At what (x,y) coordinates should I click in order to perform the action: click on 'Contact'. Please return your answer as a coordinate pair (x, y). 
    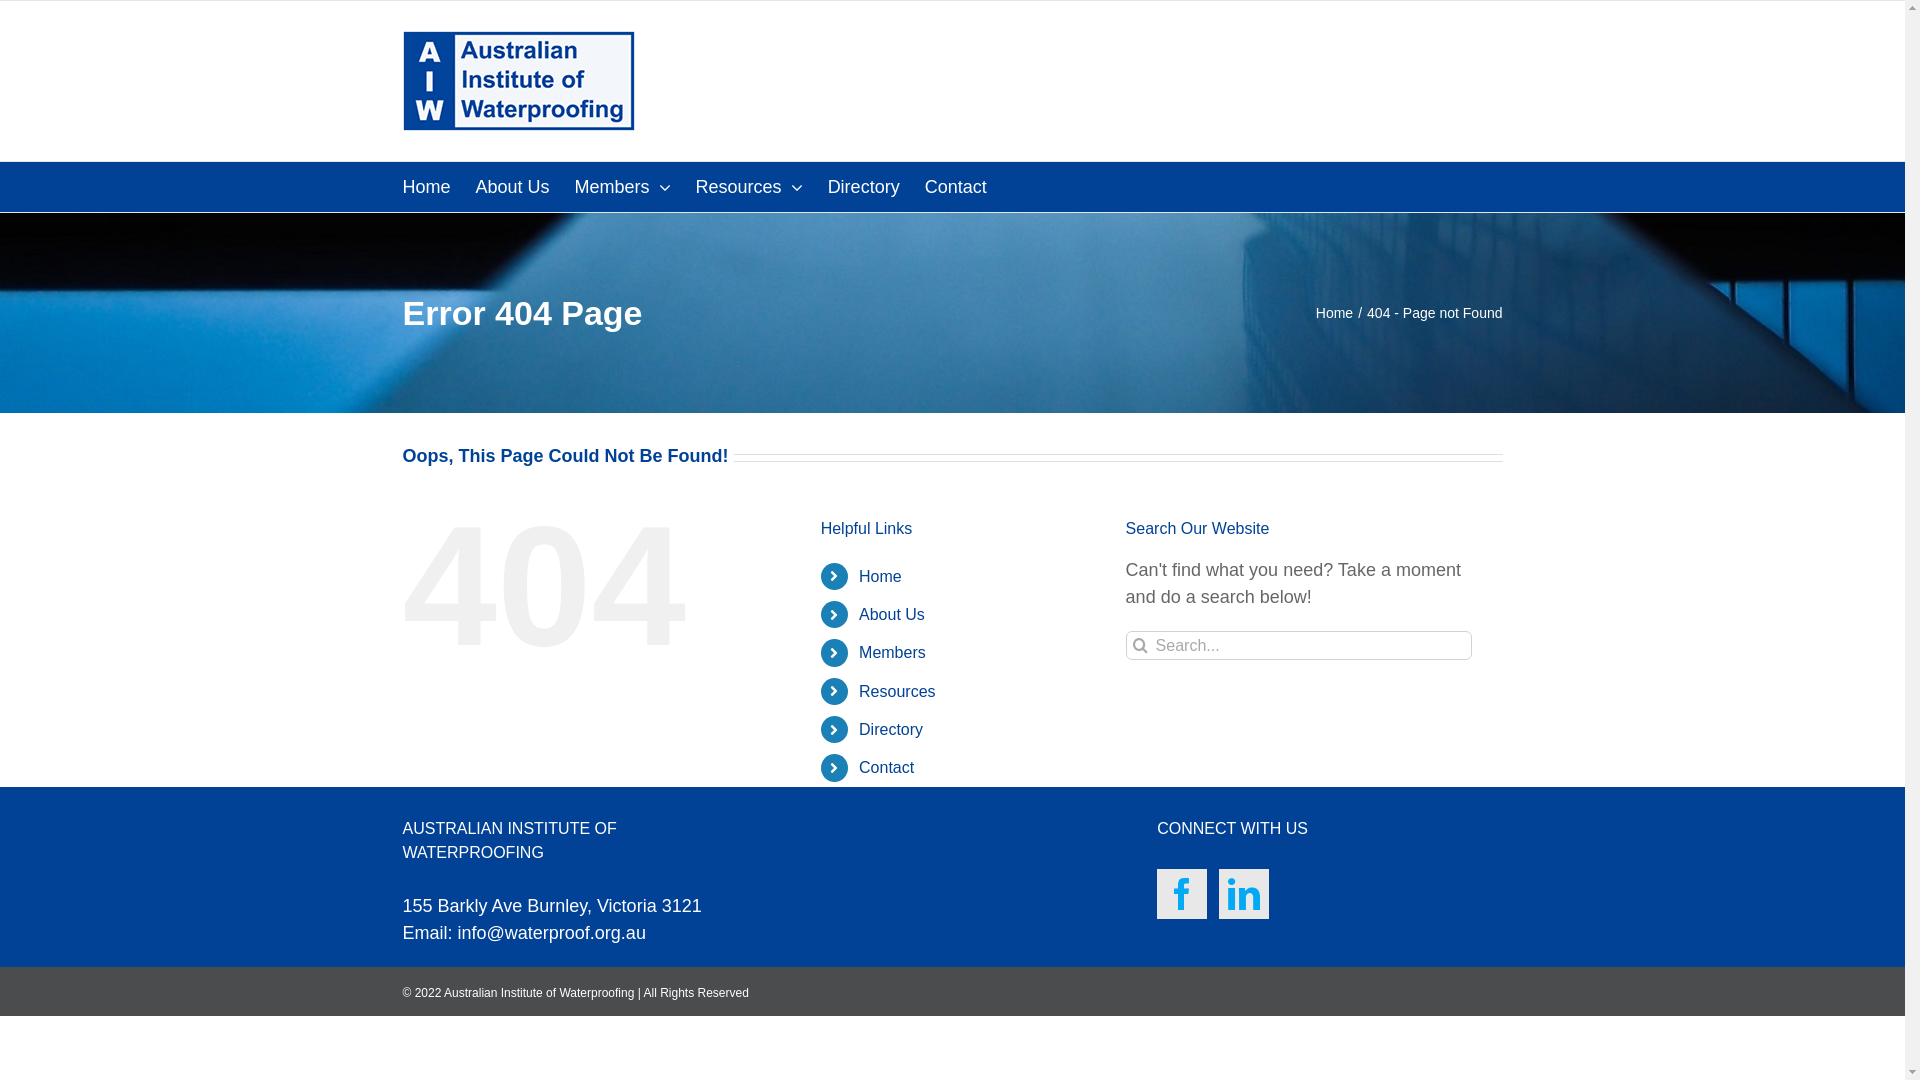
    Looking at the image, I should click on (885, 766).